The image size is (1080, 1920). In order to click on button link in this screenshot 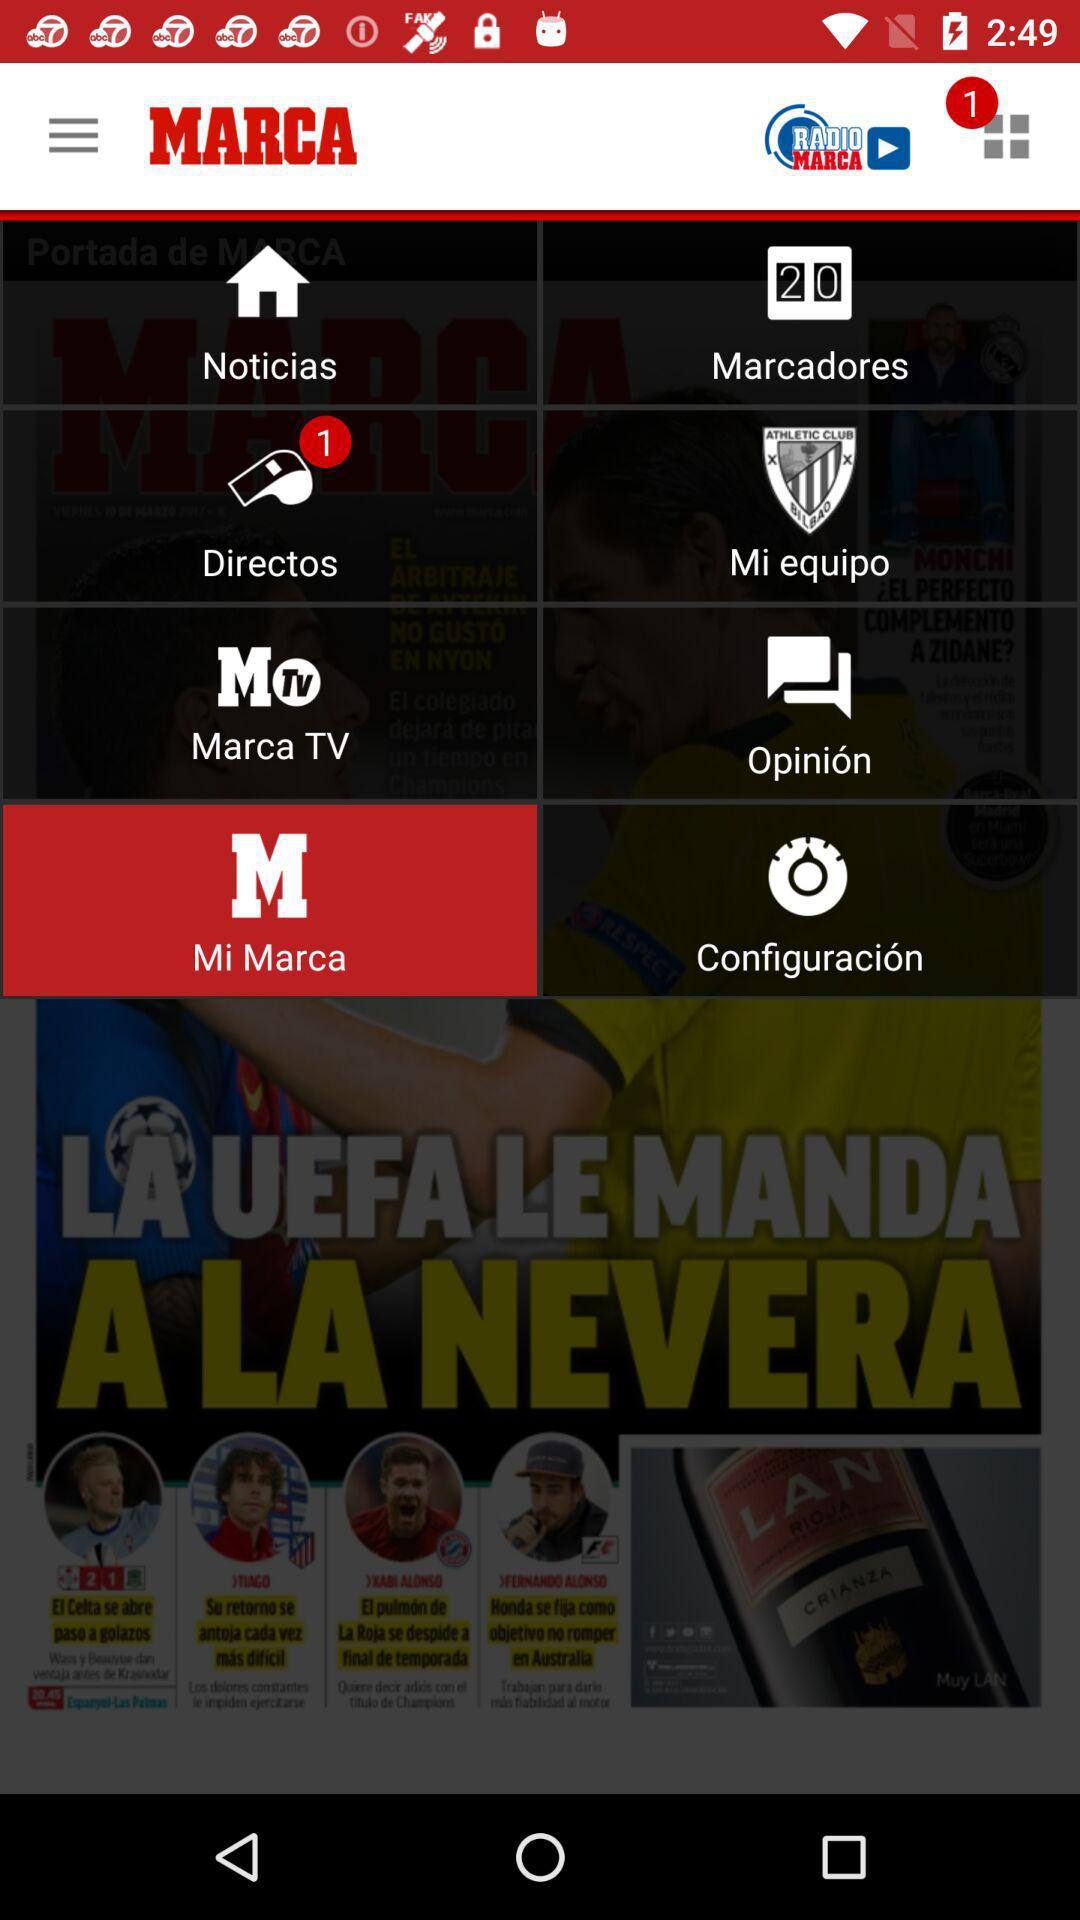, I will do `click(270, 899)`.